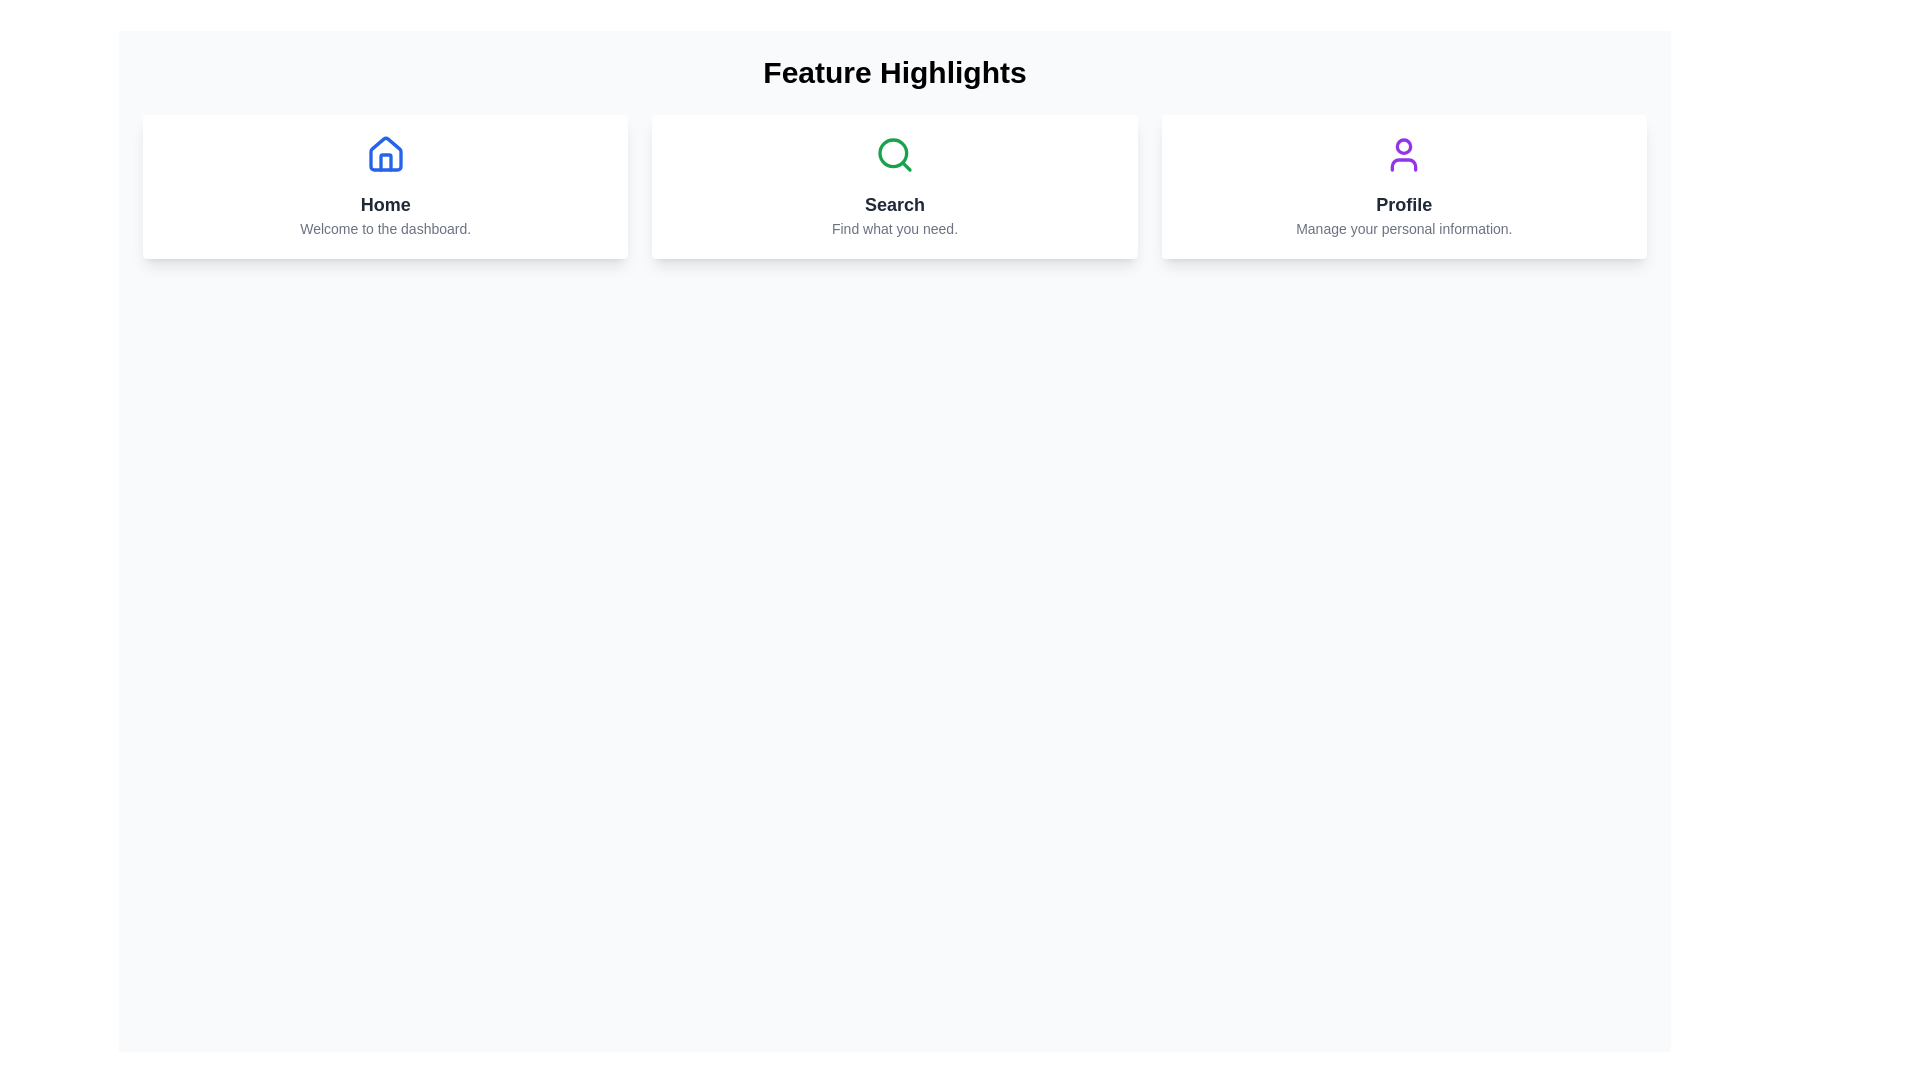 The width and height of the screenshot is (1920, 1080). What do you see at coordinates (385, 153) in the screenshot?
I see `the 'Home' icon located above the text 'Home' on the first card in a horizontal arrangement of cards labeled 'Home', 'Search', and 'Profile'` at bounding box center [385, 153].